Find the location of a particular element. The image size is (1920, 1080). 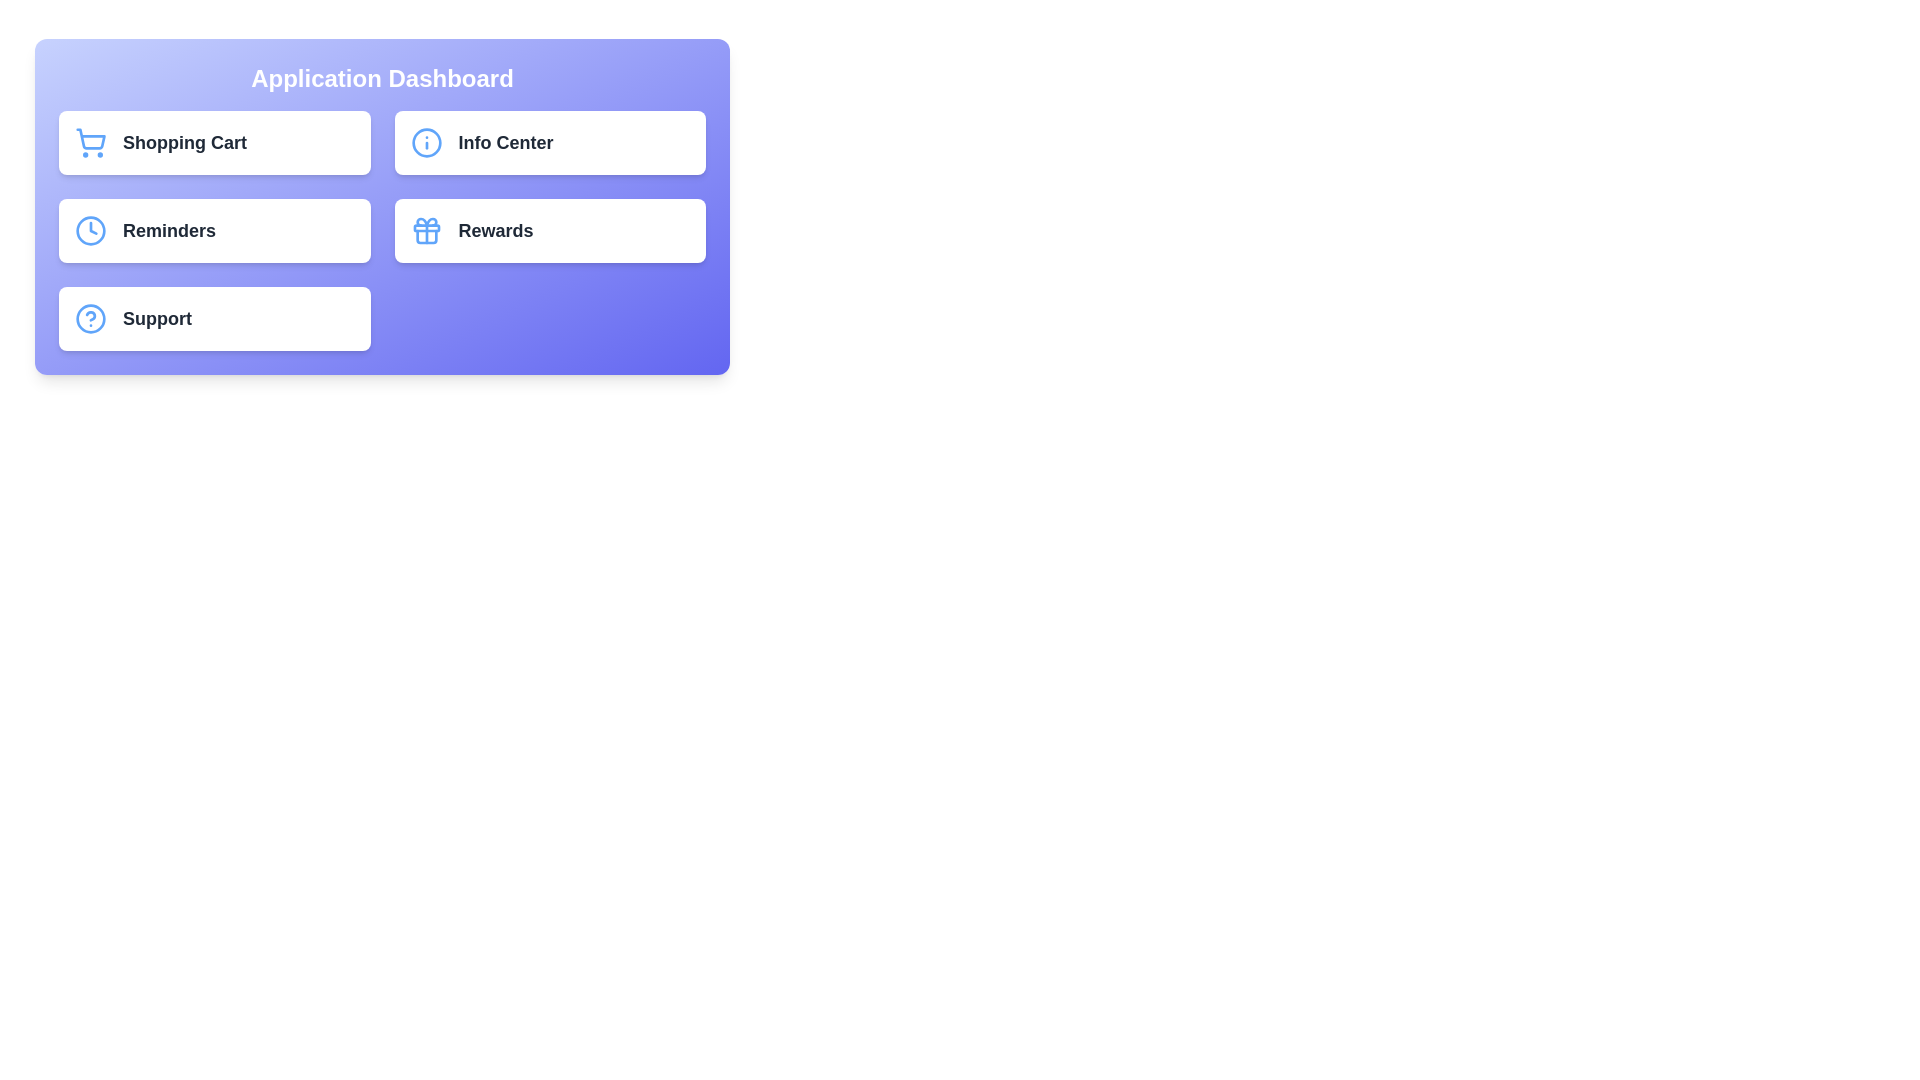

the title/header Text Display element located at the top-center of the dashboard interface is located at coordinates (382, 77).